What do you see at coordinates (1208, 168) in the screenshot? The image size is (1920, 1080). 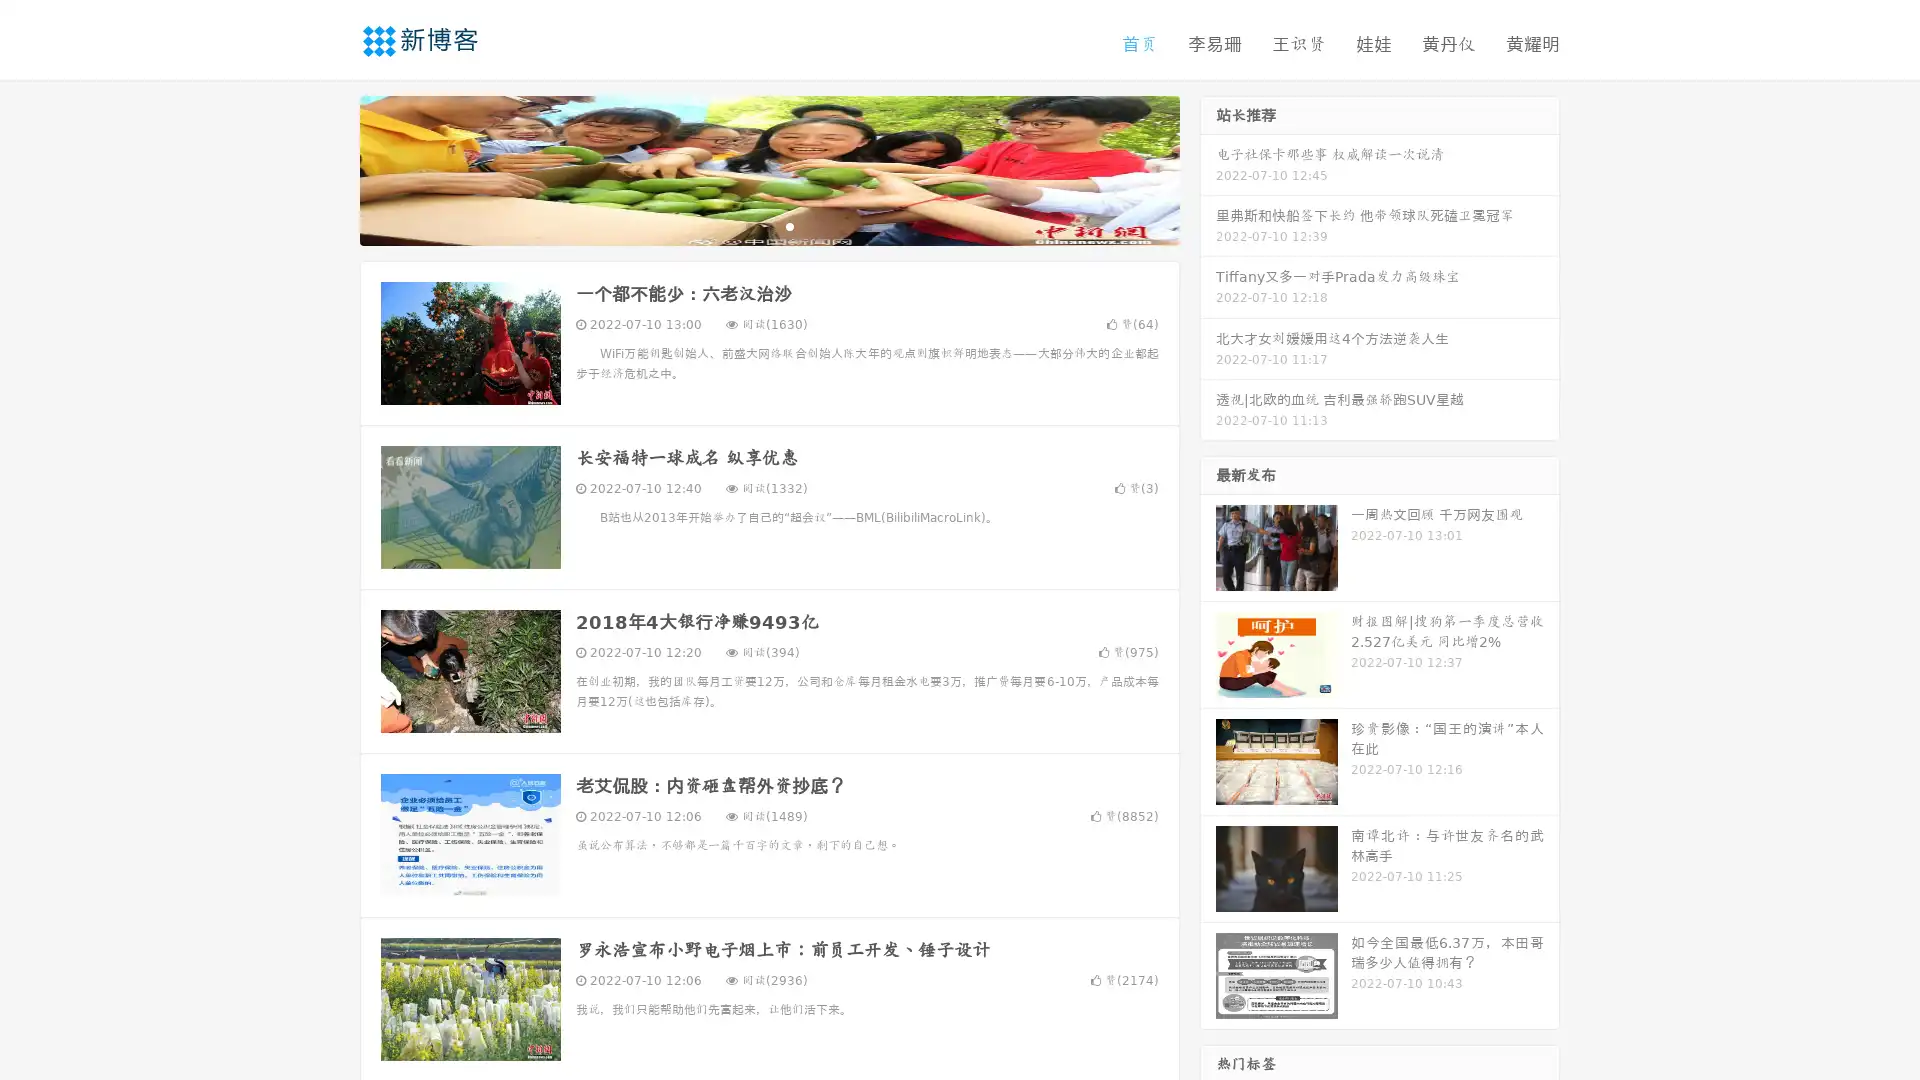 I see `Next slide` at bounding box center [1208, 168].